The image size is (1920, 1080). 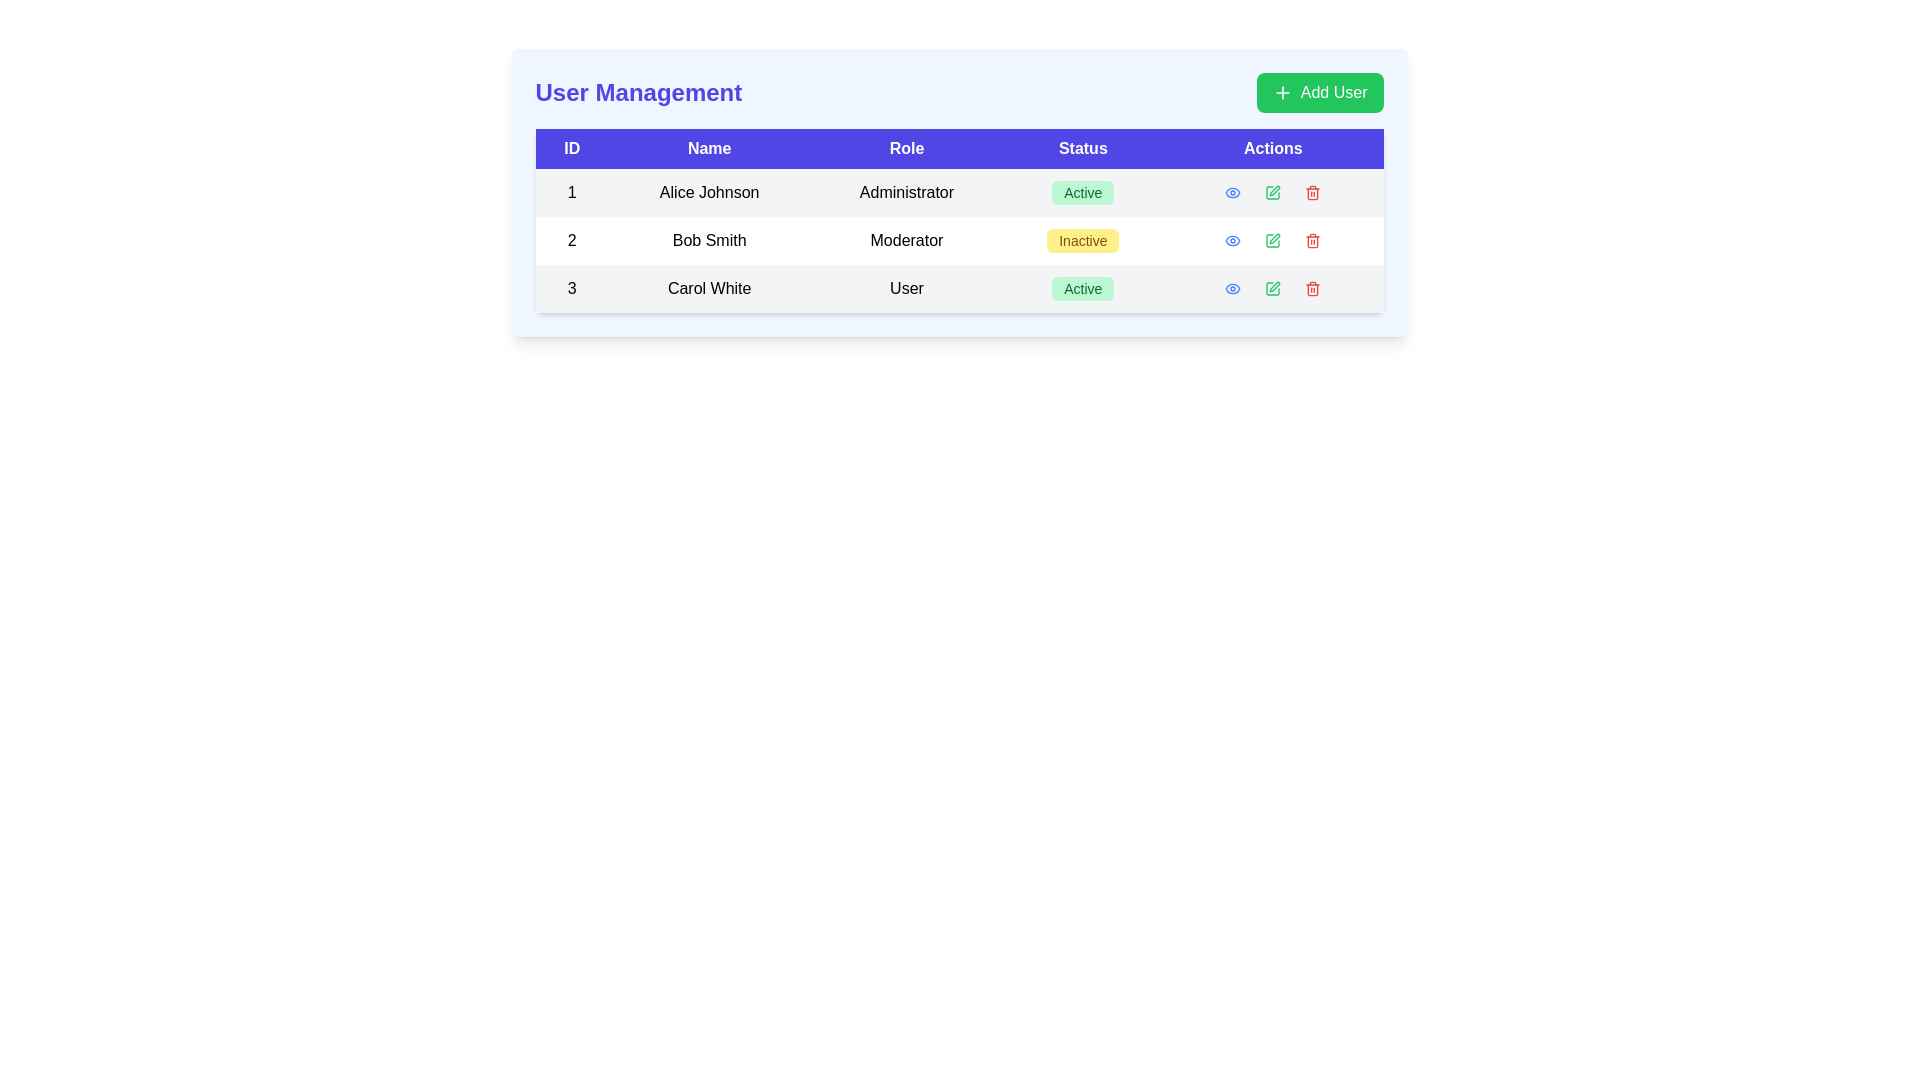 What do you see at coordinates (906, 192) in the screenshot?
I see `the 'Role' cell displaying the information for user 'Alice Johnson' in the first data row of the User Management table` at bounding box center [906, 192].